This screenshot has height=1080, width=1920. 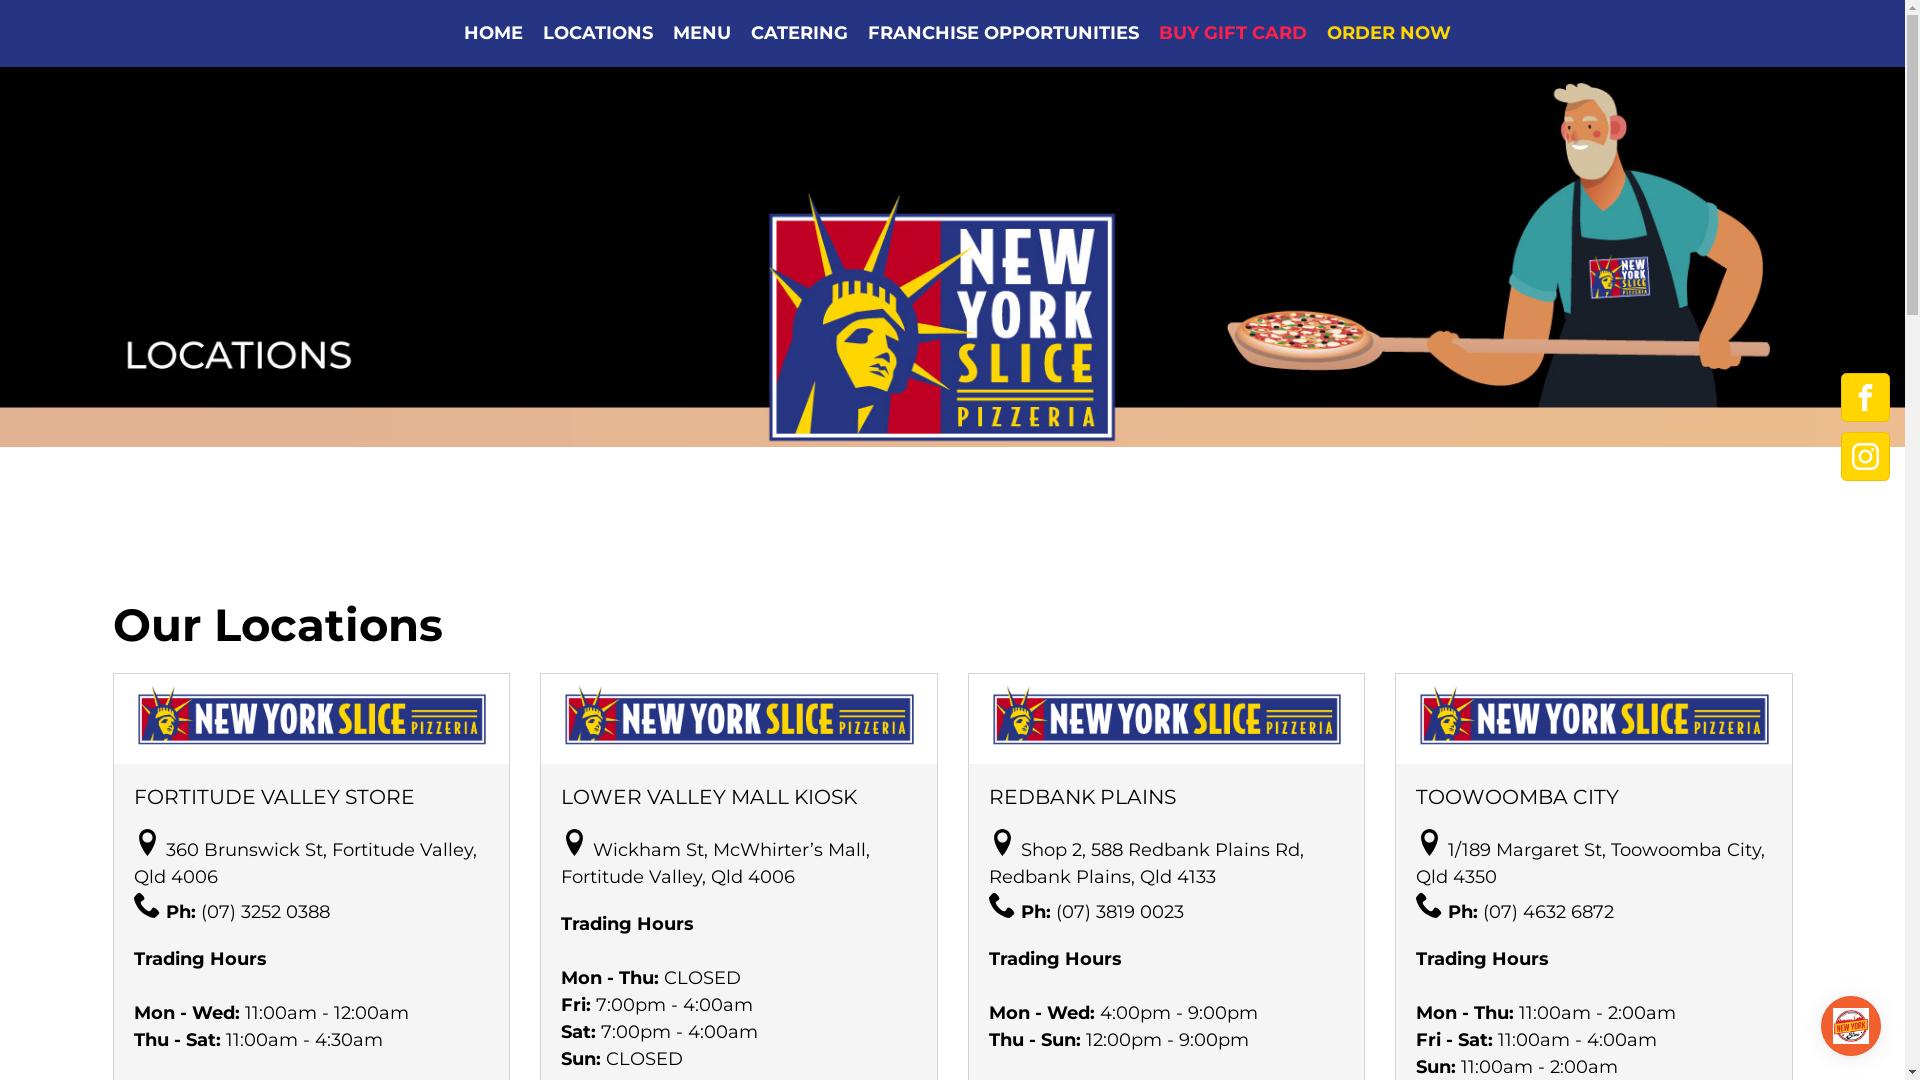 What do you see at coordinates (532, 33) in the screenshot?
I see `'LOCATIONS'` at bounding box center [532, 33].